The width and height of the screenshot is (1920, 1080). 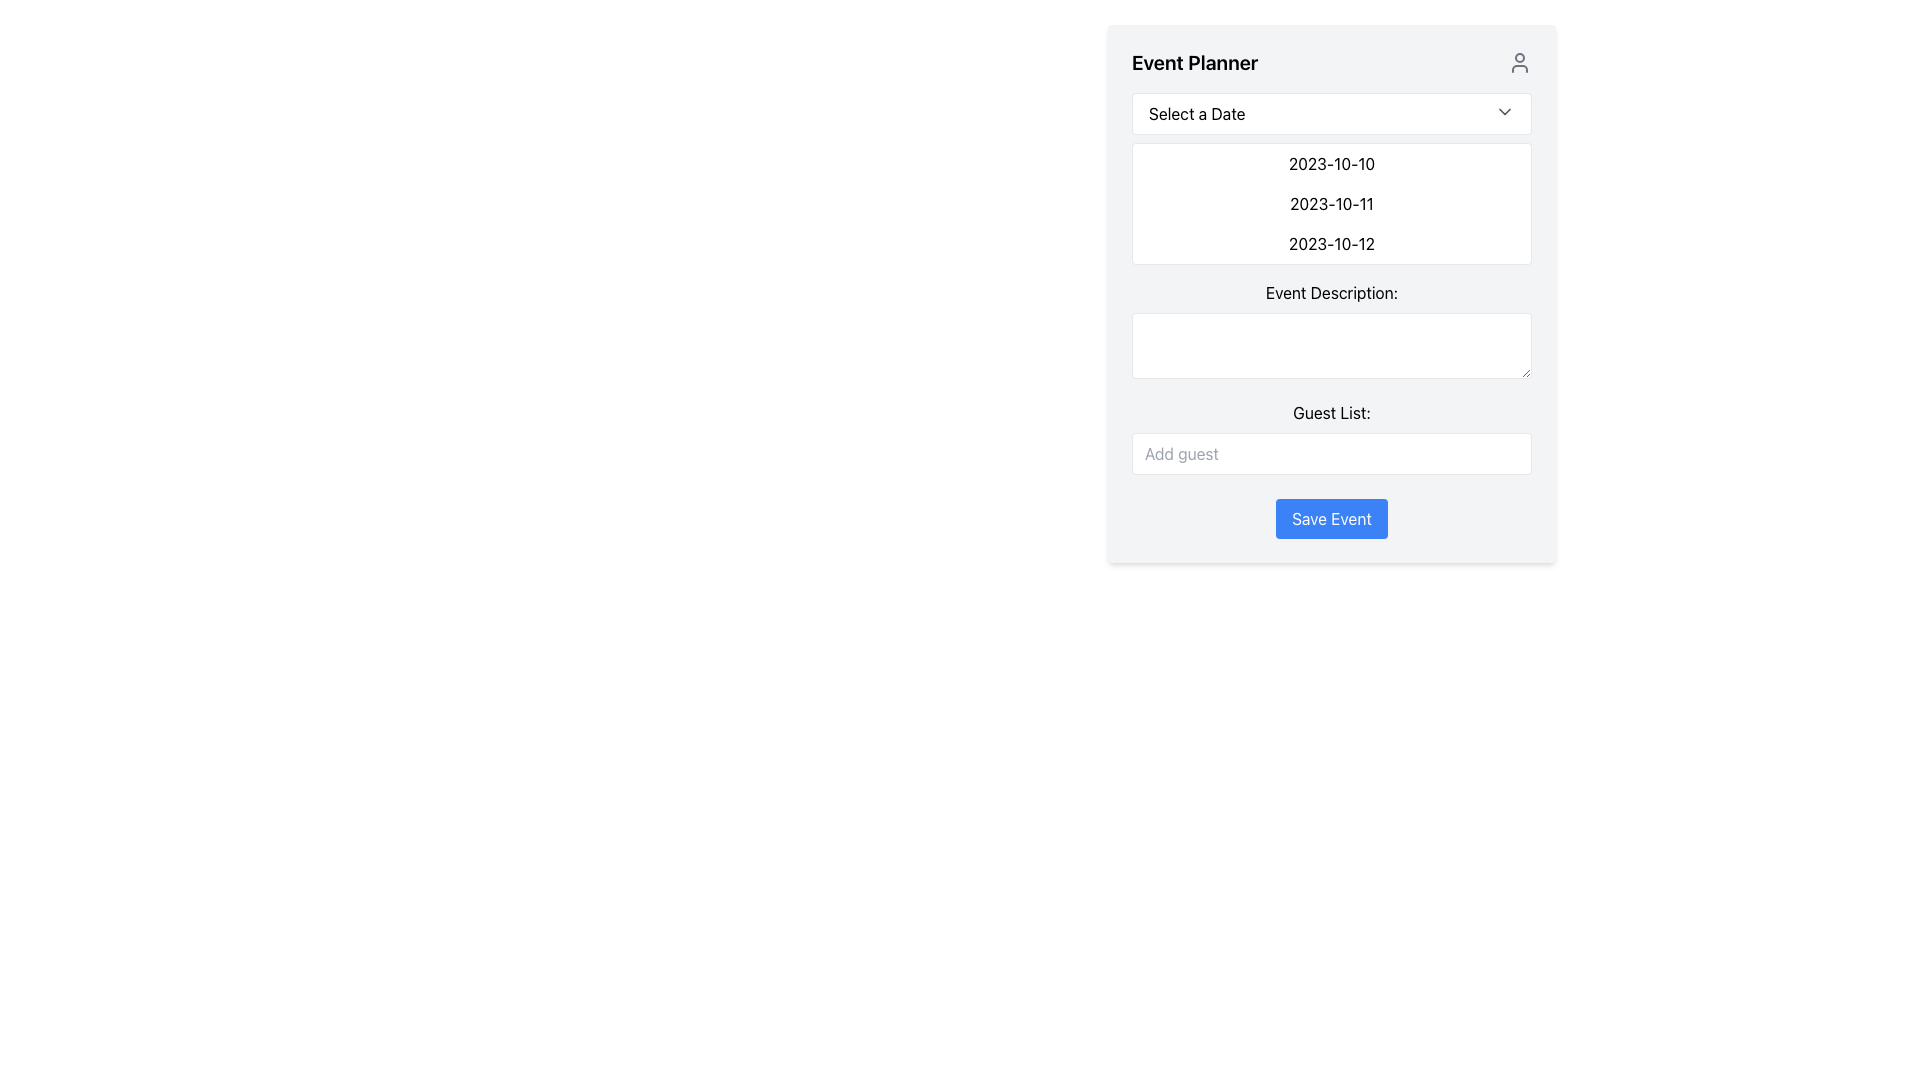 What do you see at coordinates (1331, 518) in the screenshot?
I see `the 'Save Event' button, which is a rectangular button with white text on a blue background located at the bottom of the 'Event Planner' dialog box` at bounding box center [1331, 518].